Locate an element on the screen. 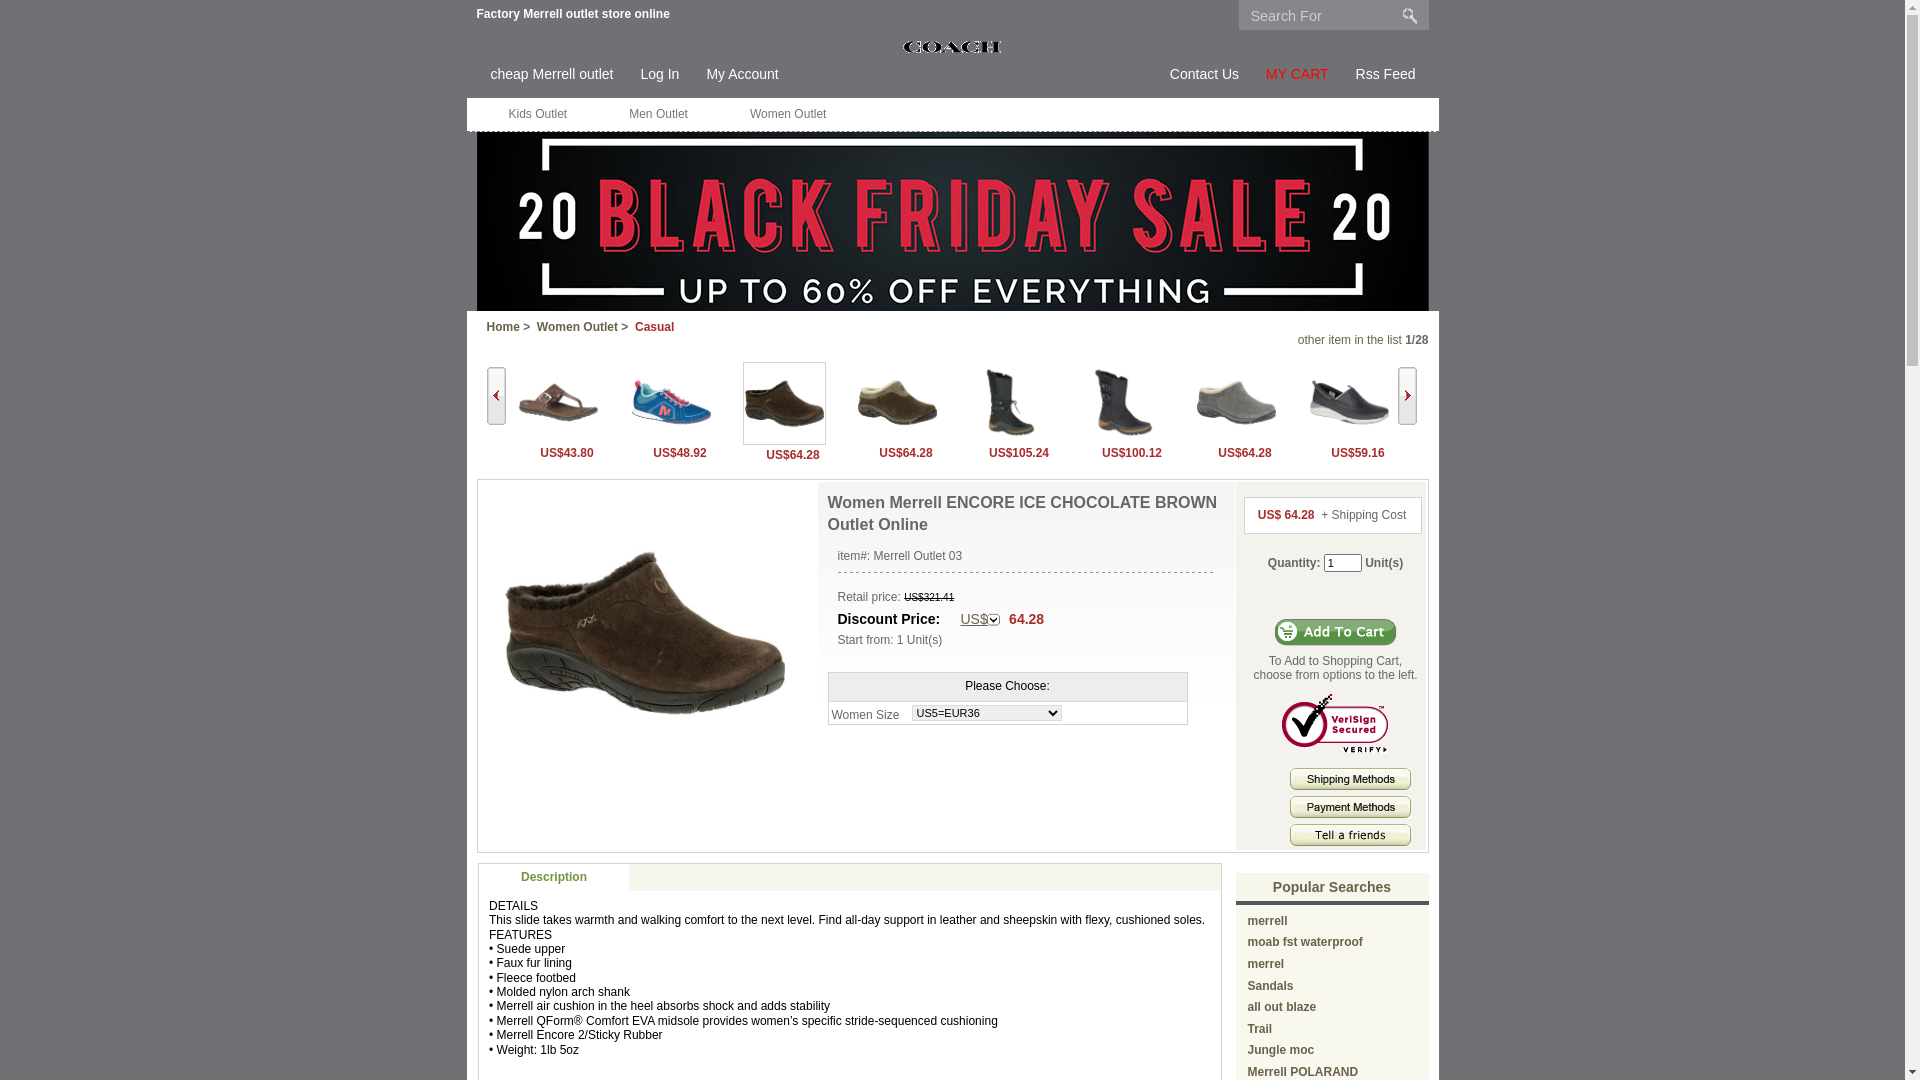 The width and height of the screenshot is (1920, 1080). 'Casual' is located at coordinates (654, 326).